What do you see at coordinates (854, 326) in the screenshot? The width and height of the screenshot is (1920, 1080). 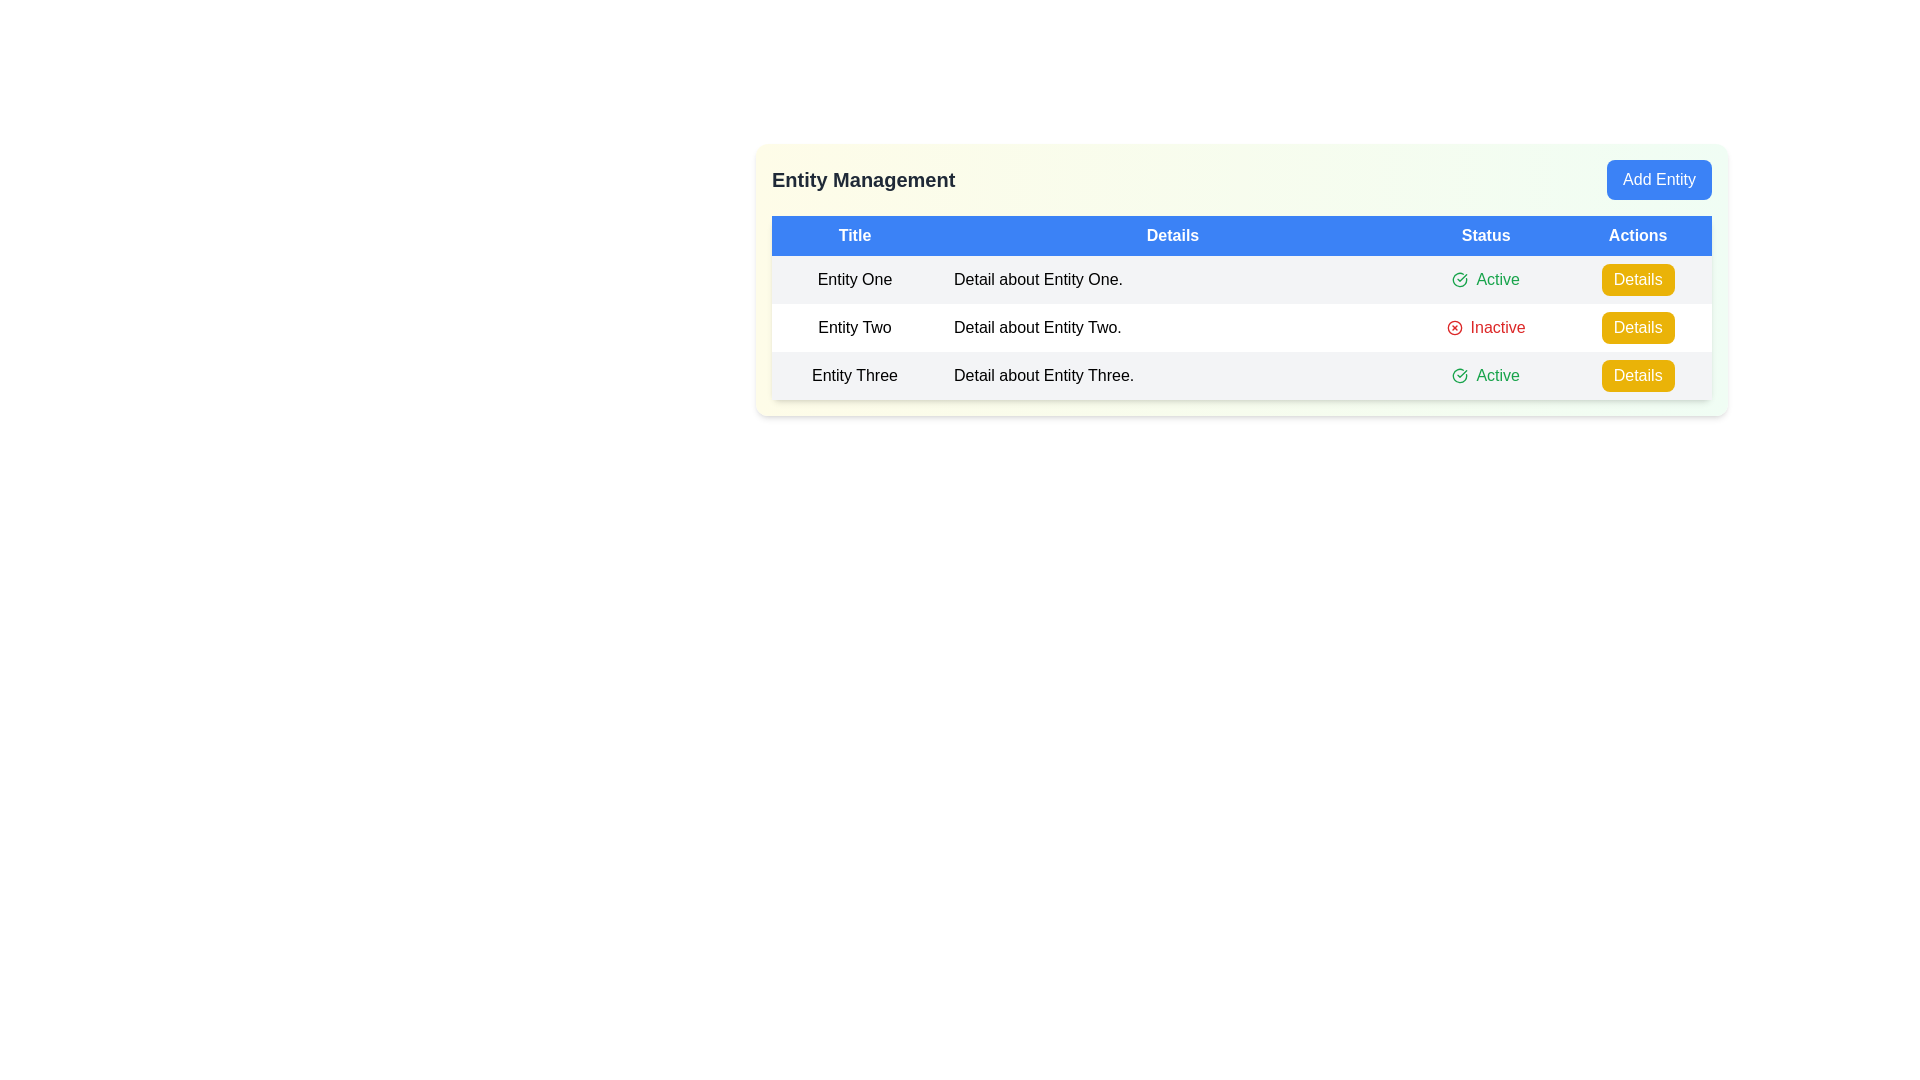 I see `the Text label in the 'Title' column of the second row under 'Entity Management', which identifies the entity's name` at bounding box center [854, 326].